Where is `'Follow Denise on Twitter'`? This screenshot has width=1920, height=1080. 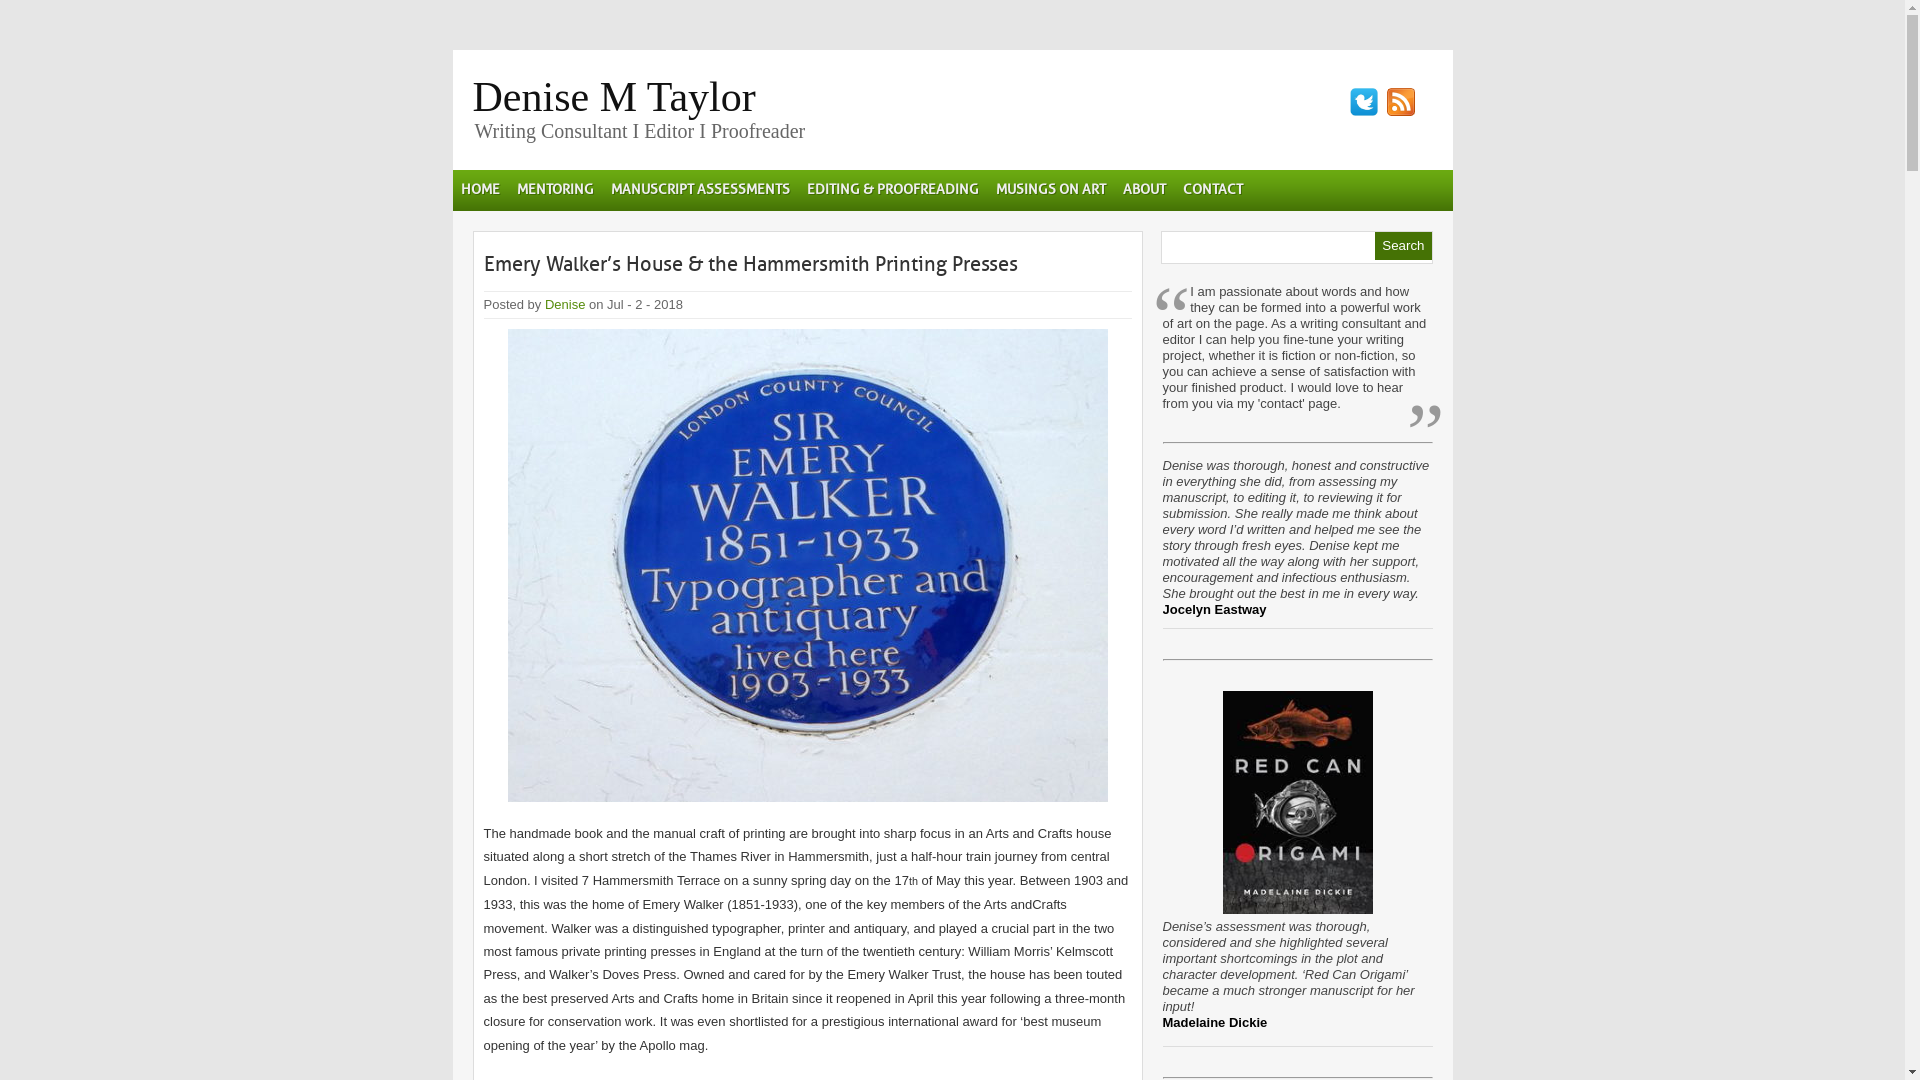 'Follow Denise on Twitter' is located at coordinates (1362, 101).